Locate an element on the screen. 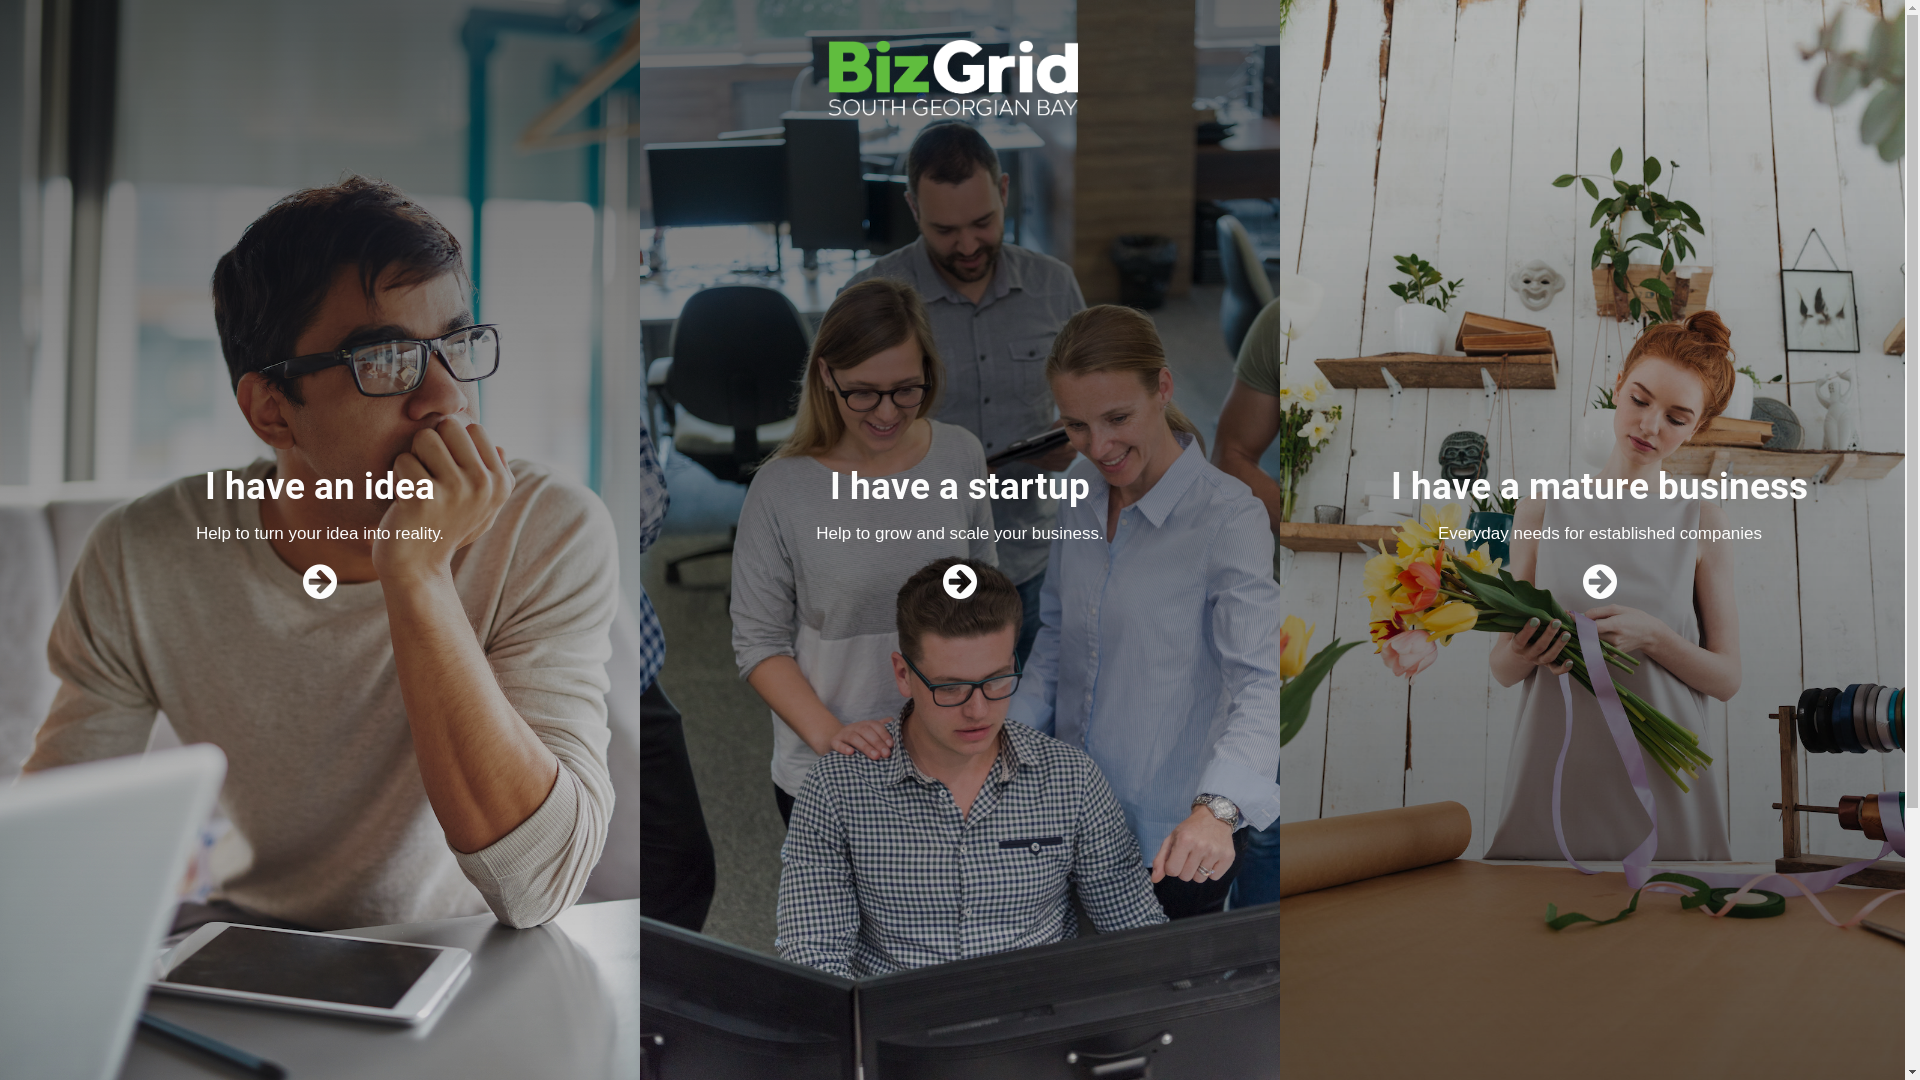 This screenshot has width=1920, height=1080. 'I have a startup' is located at coordinates (960, 486).